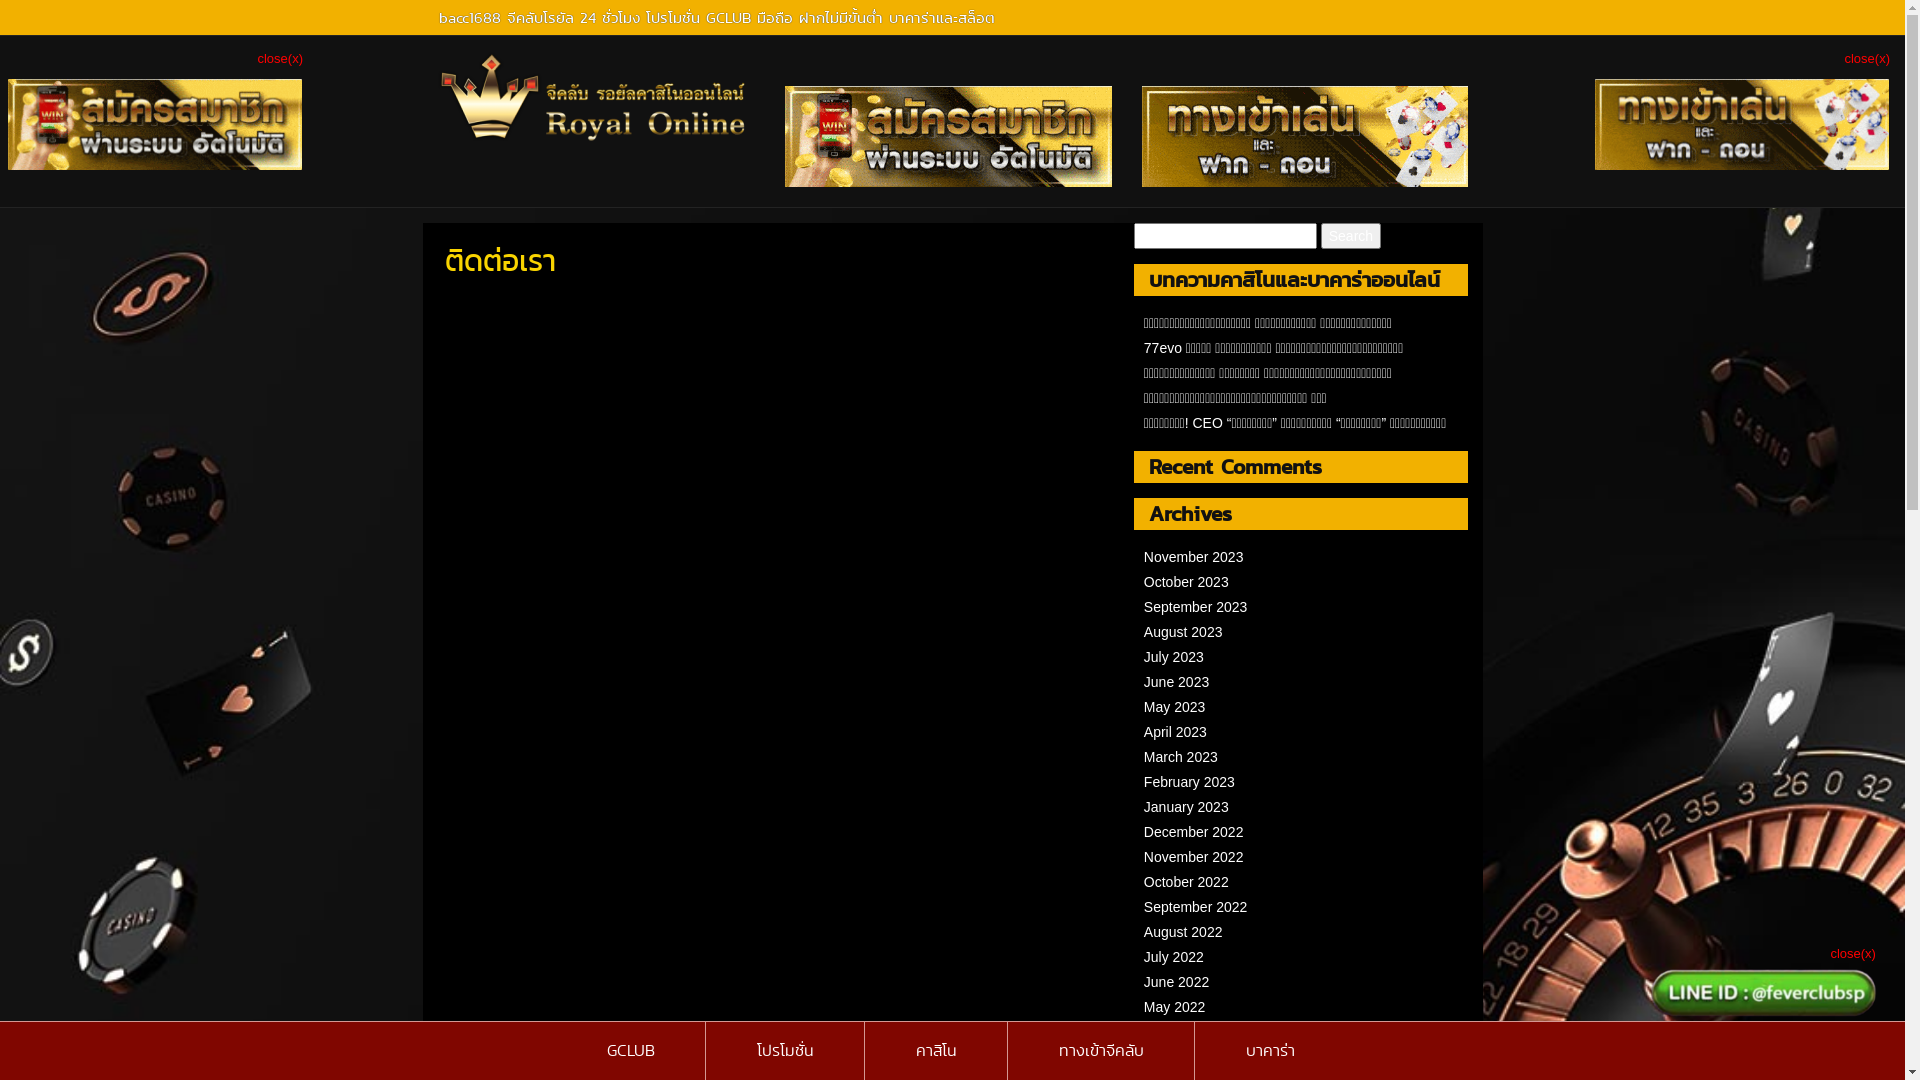 This screenshot has height=1080, width=1920. Describe the element at coordinates (1143, 932) in the screenshot. I see `'August 2022'` at that location.